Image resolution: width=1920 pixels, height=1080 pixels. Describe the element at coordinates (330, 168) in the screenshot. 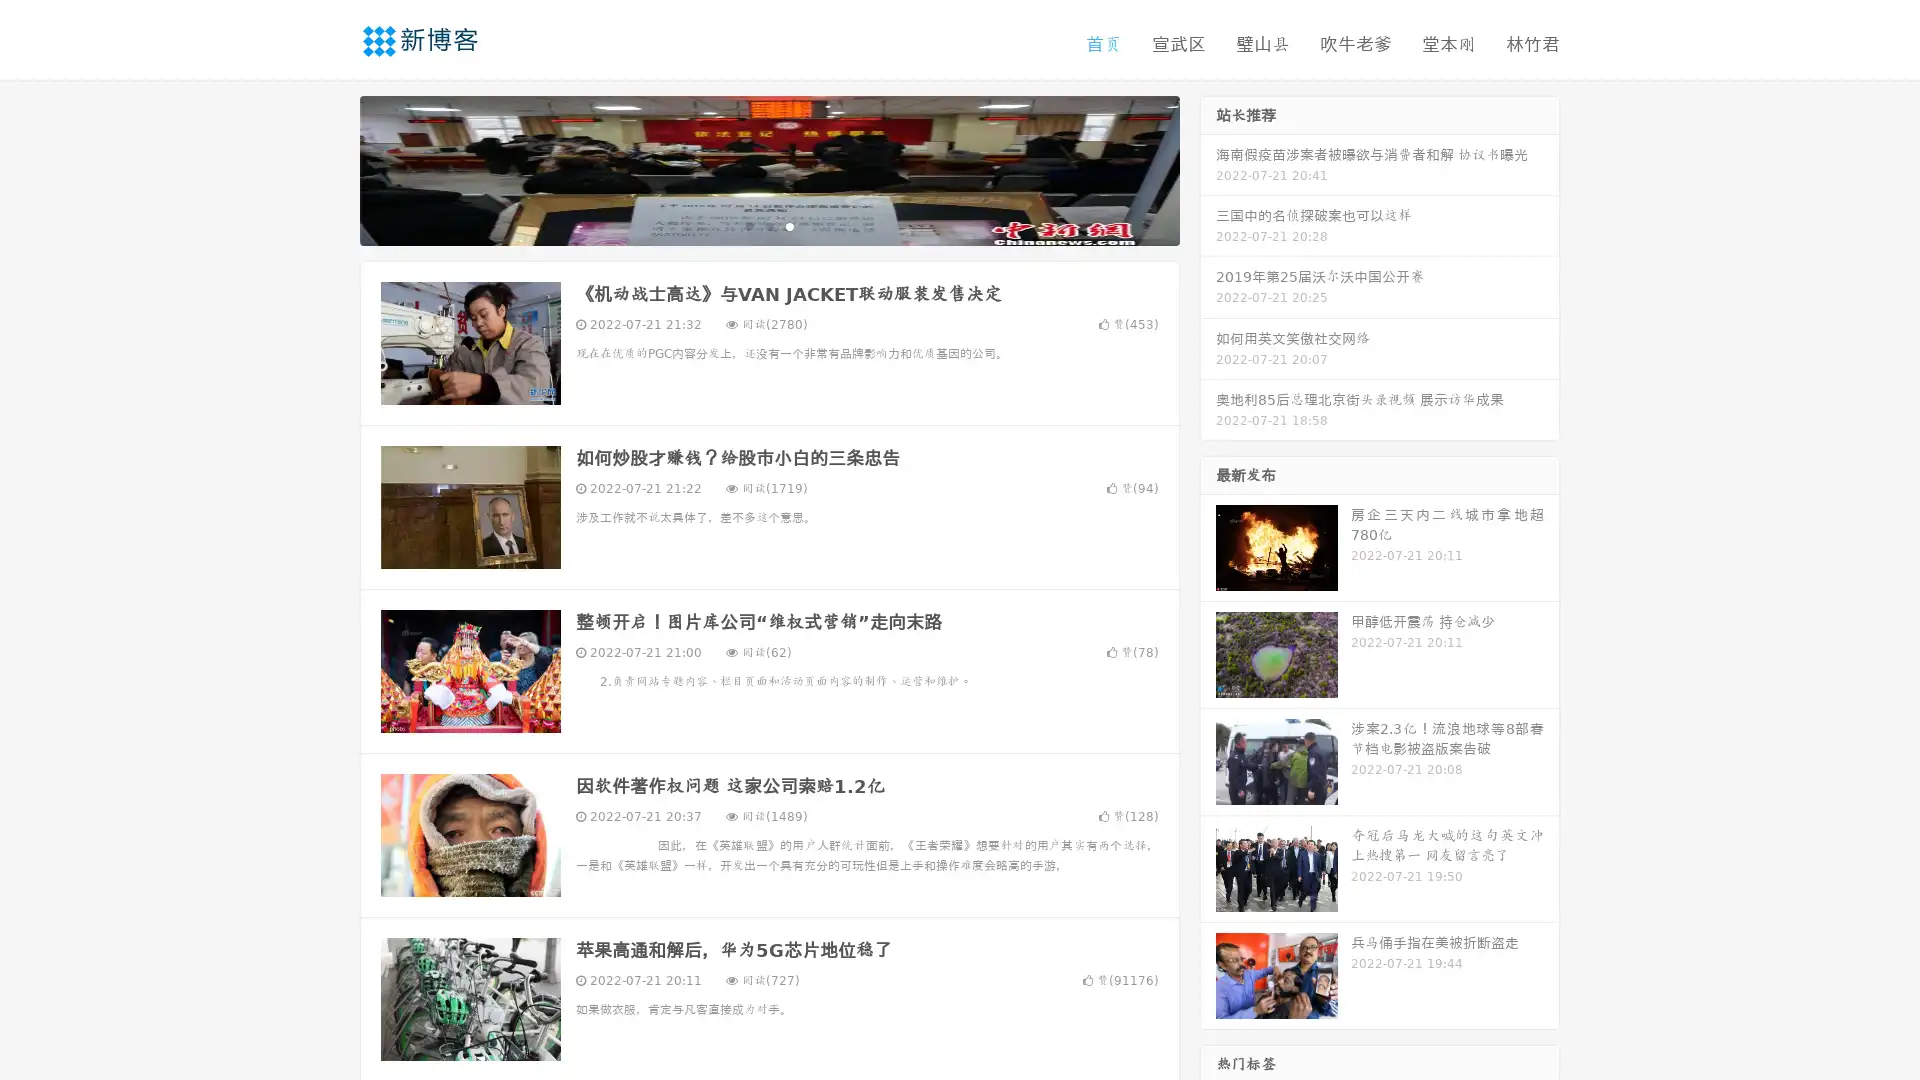

I see `Previous slide` at that location.